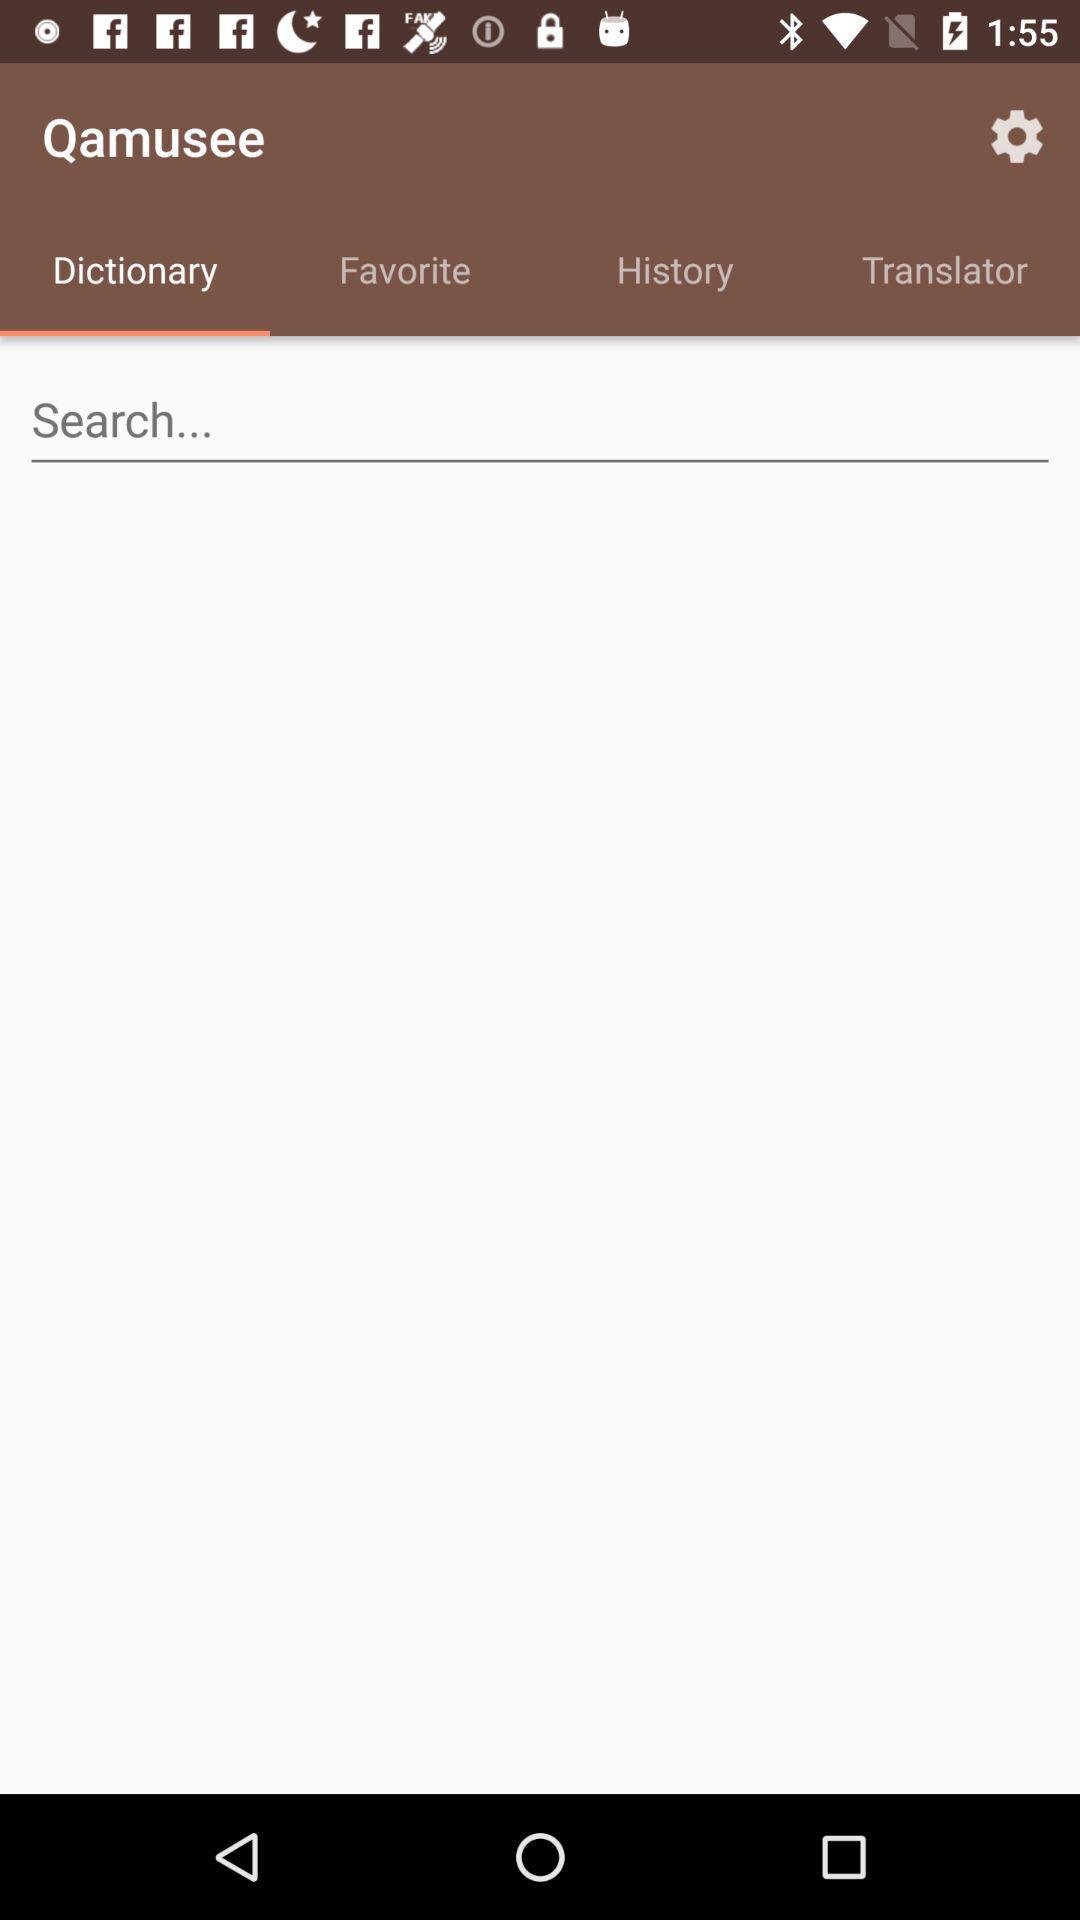 The image size is (1080, 1920). Describe the element at coordinates (405, 272) in the screenshot. I see `the item below the qamusee icon` at that location.